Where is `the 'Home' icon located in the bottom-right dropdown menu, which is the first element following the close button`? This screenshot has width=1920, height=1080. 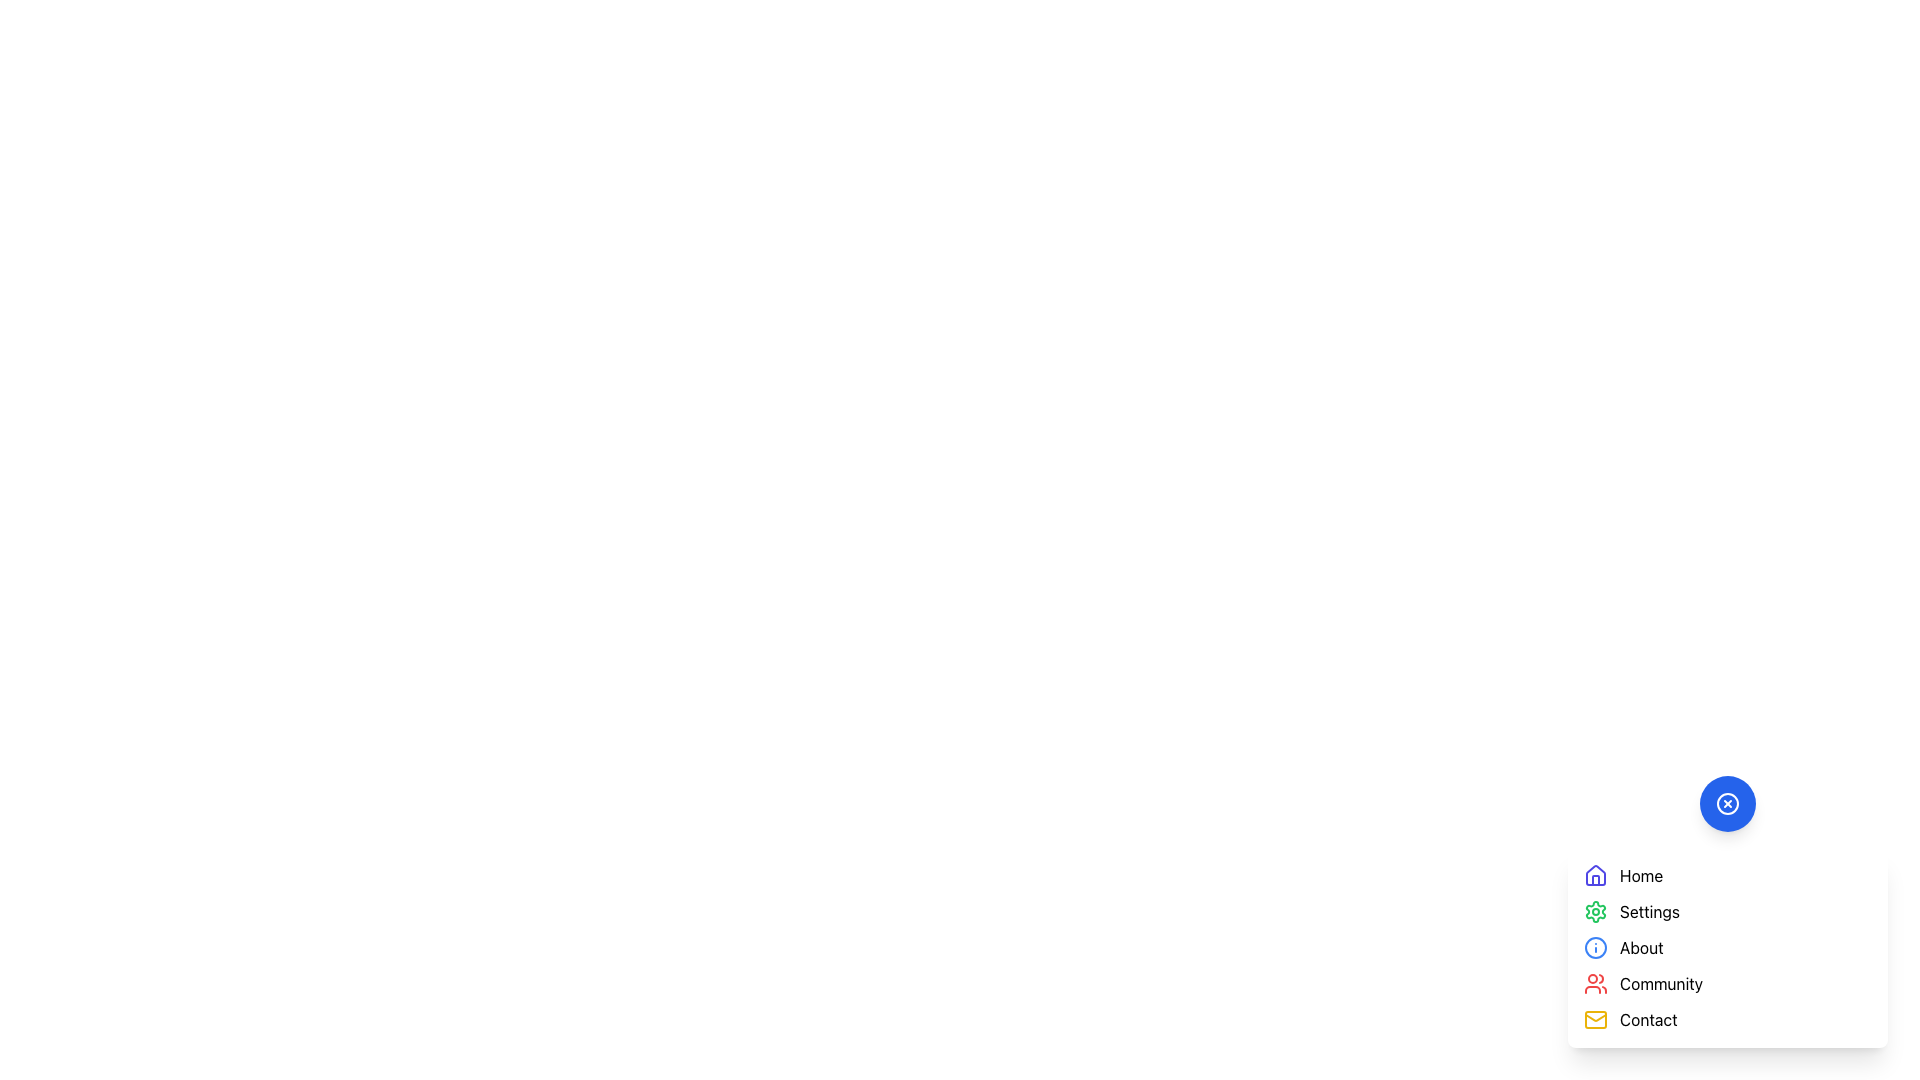 the 'Home' icon located in the bottom-right dropdown menu, which is the first element following the close button is located at coordinates (1595, 874).